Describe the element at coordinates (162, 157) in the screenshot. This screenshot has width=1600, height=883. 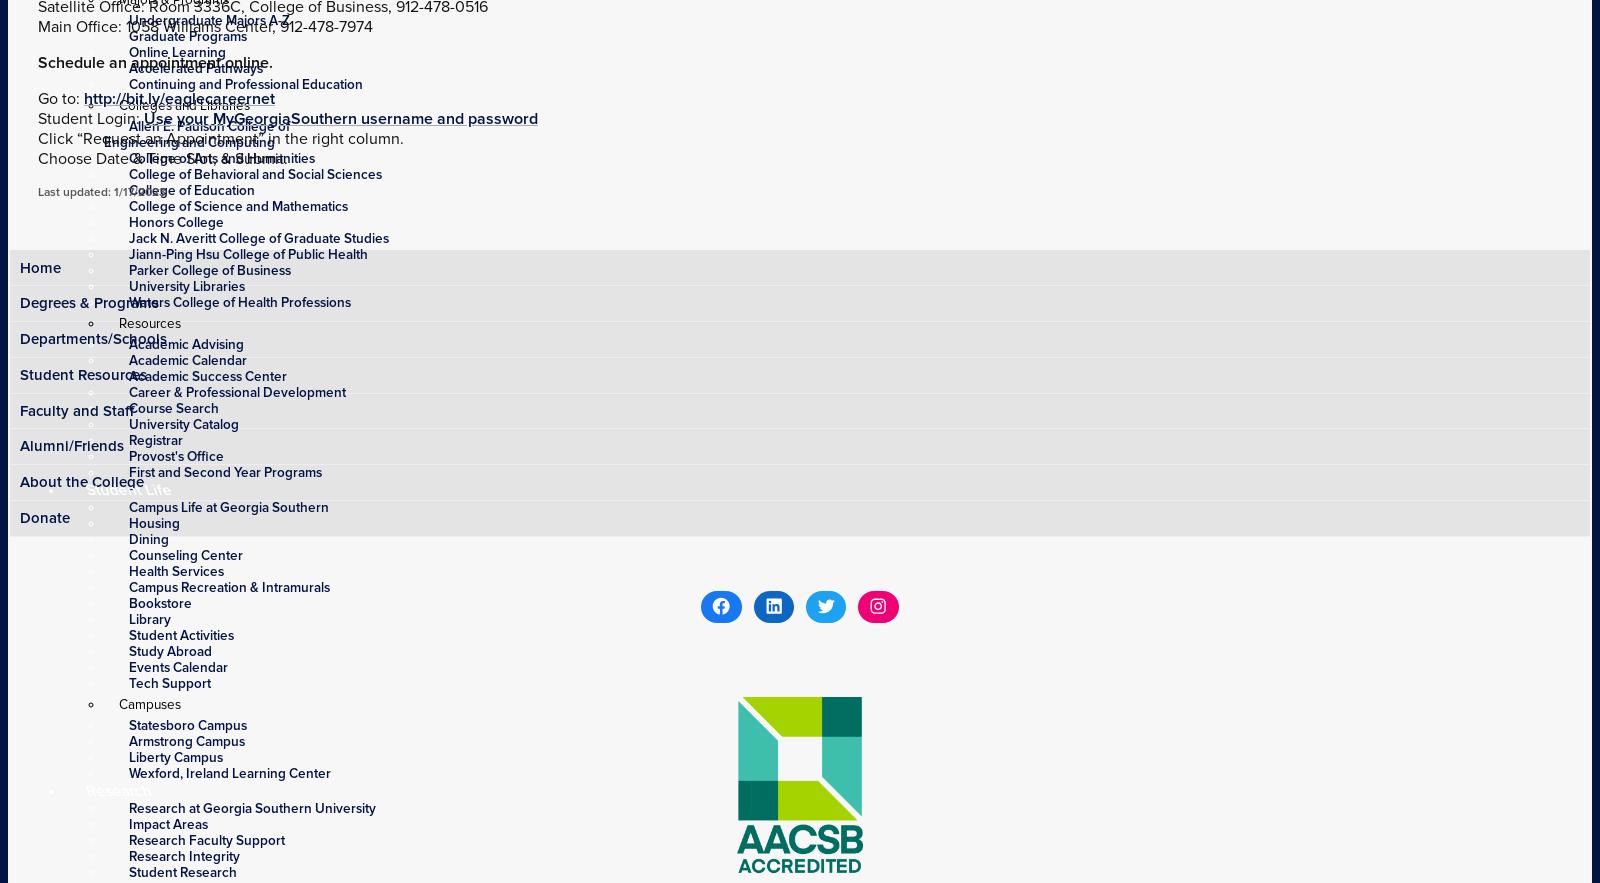
I see `'Choose Date & Time Slot, & Submit.'` at that location.